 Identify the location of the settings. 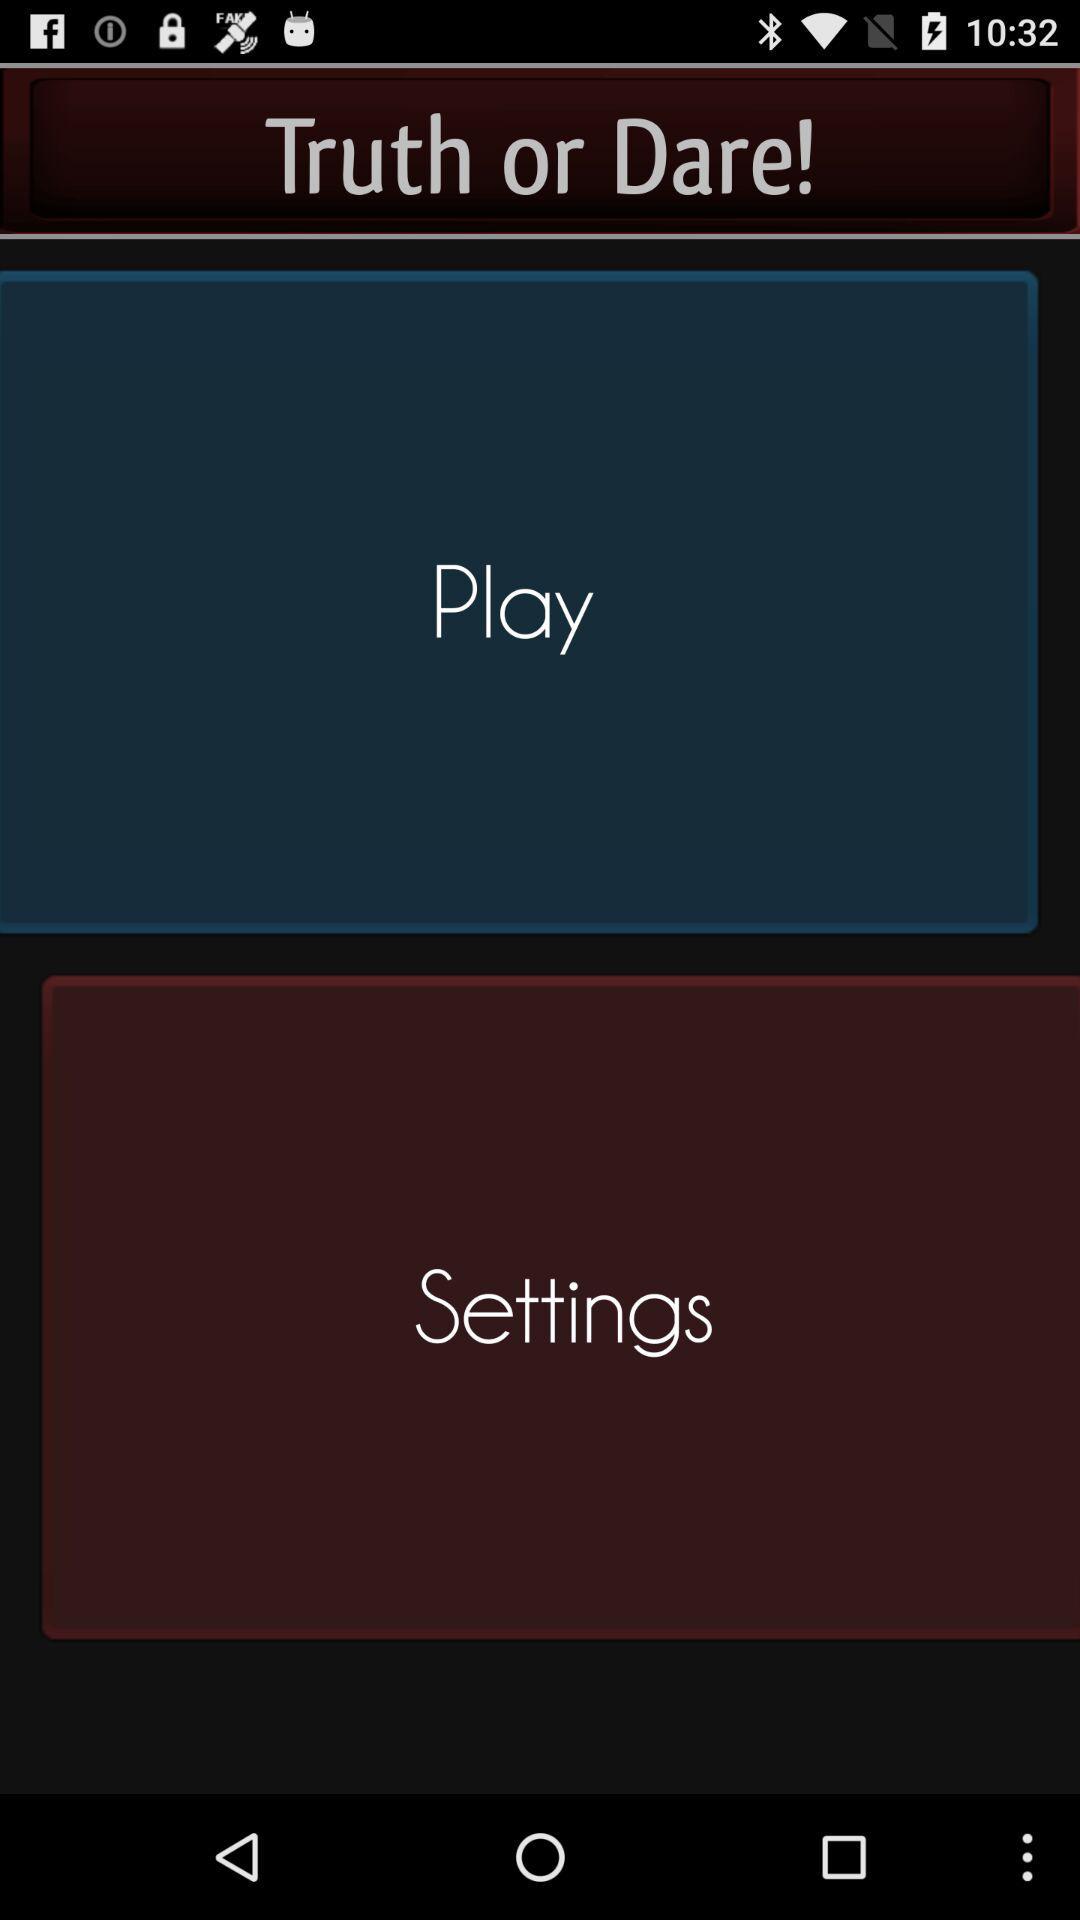
(553, 1316).